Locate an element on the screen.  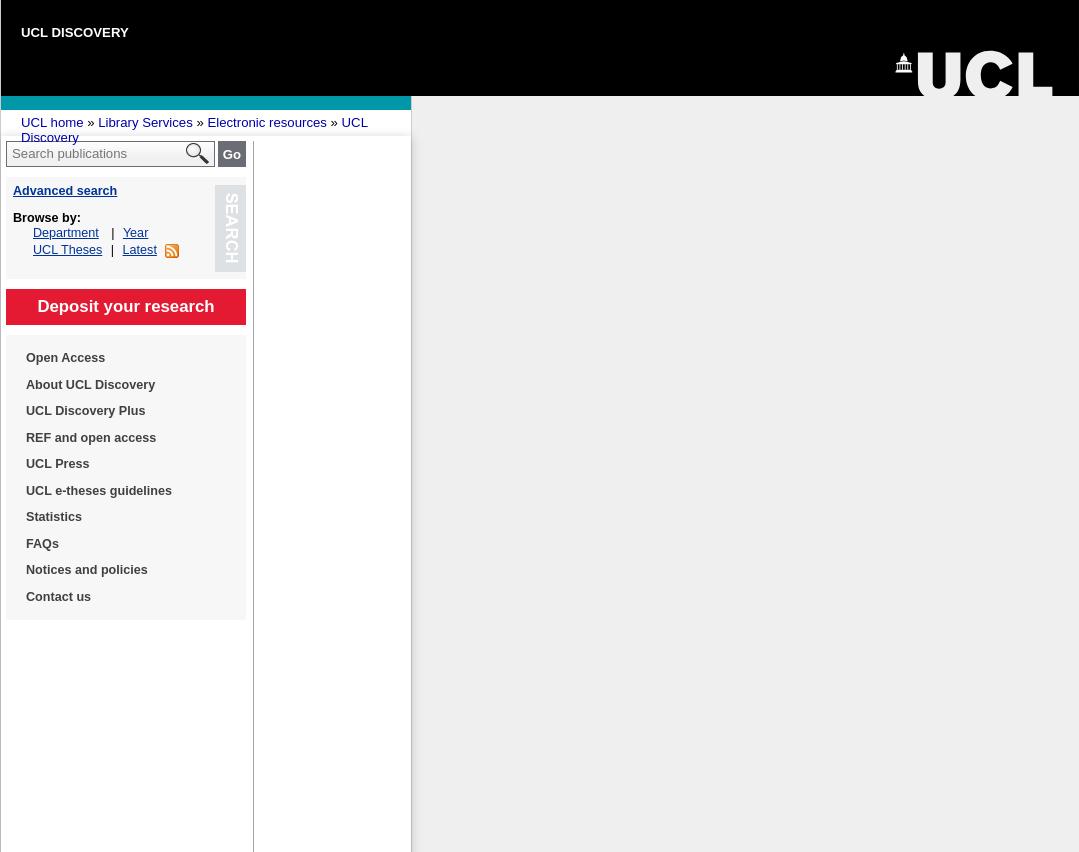
'Browse by:' is located at coordinates (45, 216).